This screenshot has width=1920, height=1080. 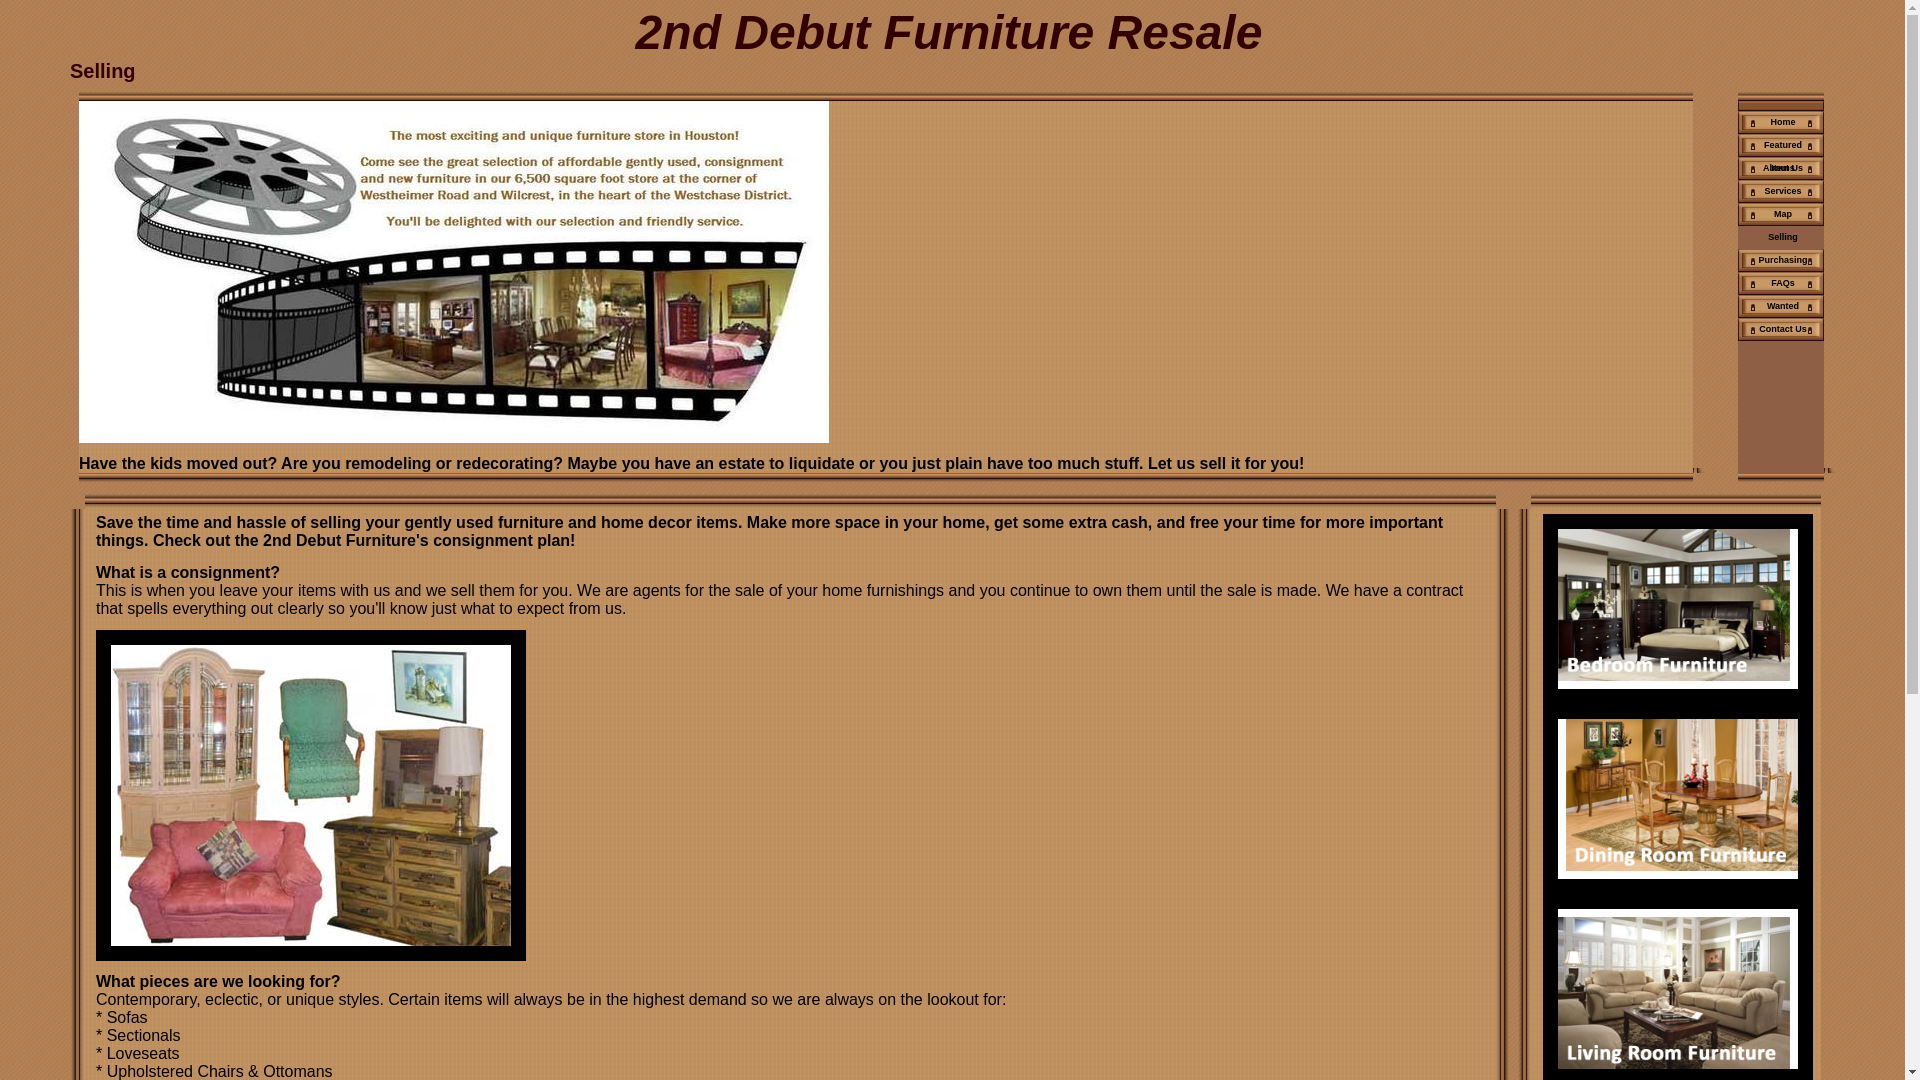 I want to click on 'FAQs', so click(x=1780, y=283).